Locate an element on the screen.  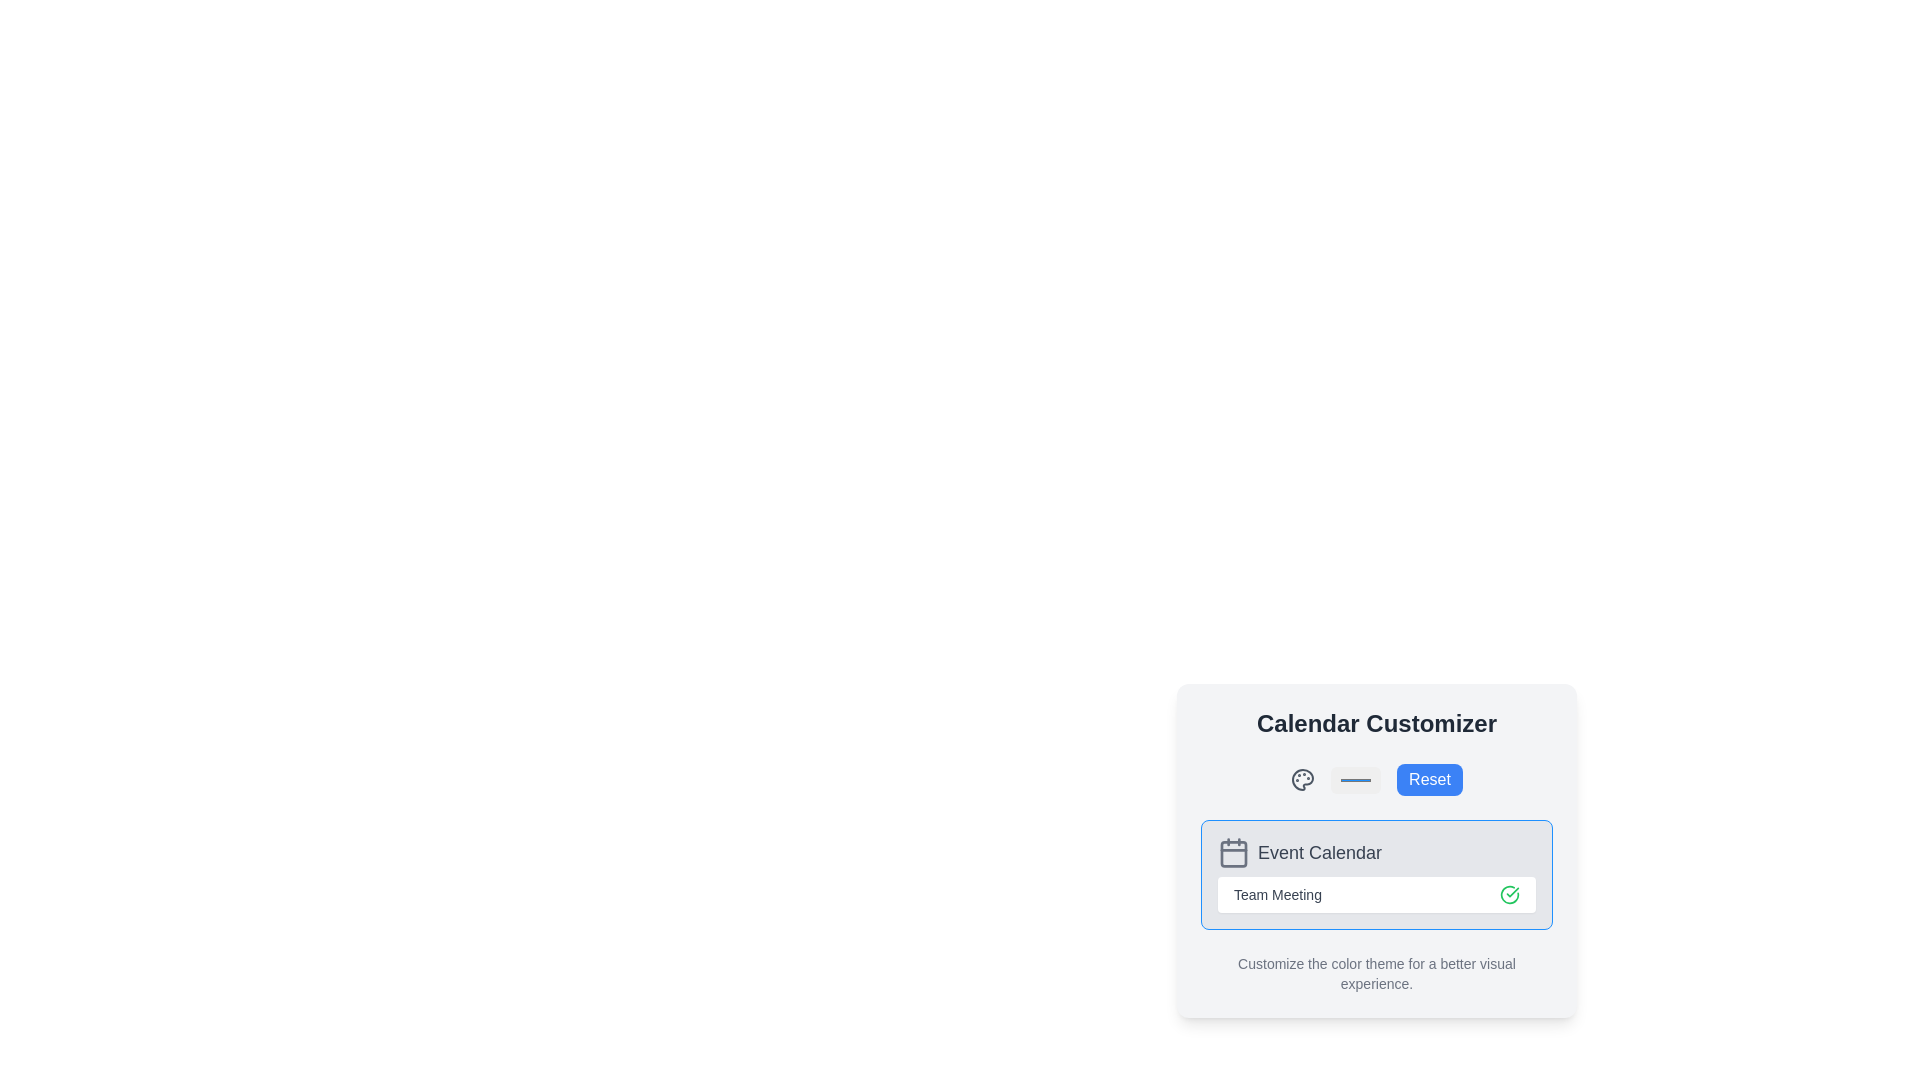
the blue rectangular color picker located near the top of the 'Calendar Customizer' panel is located at coordinates (1356, 778).